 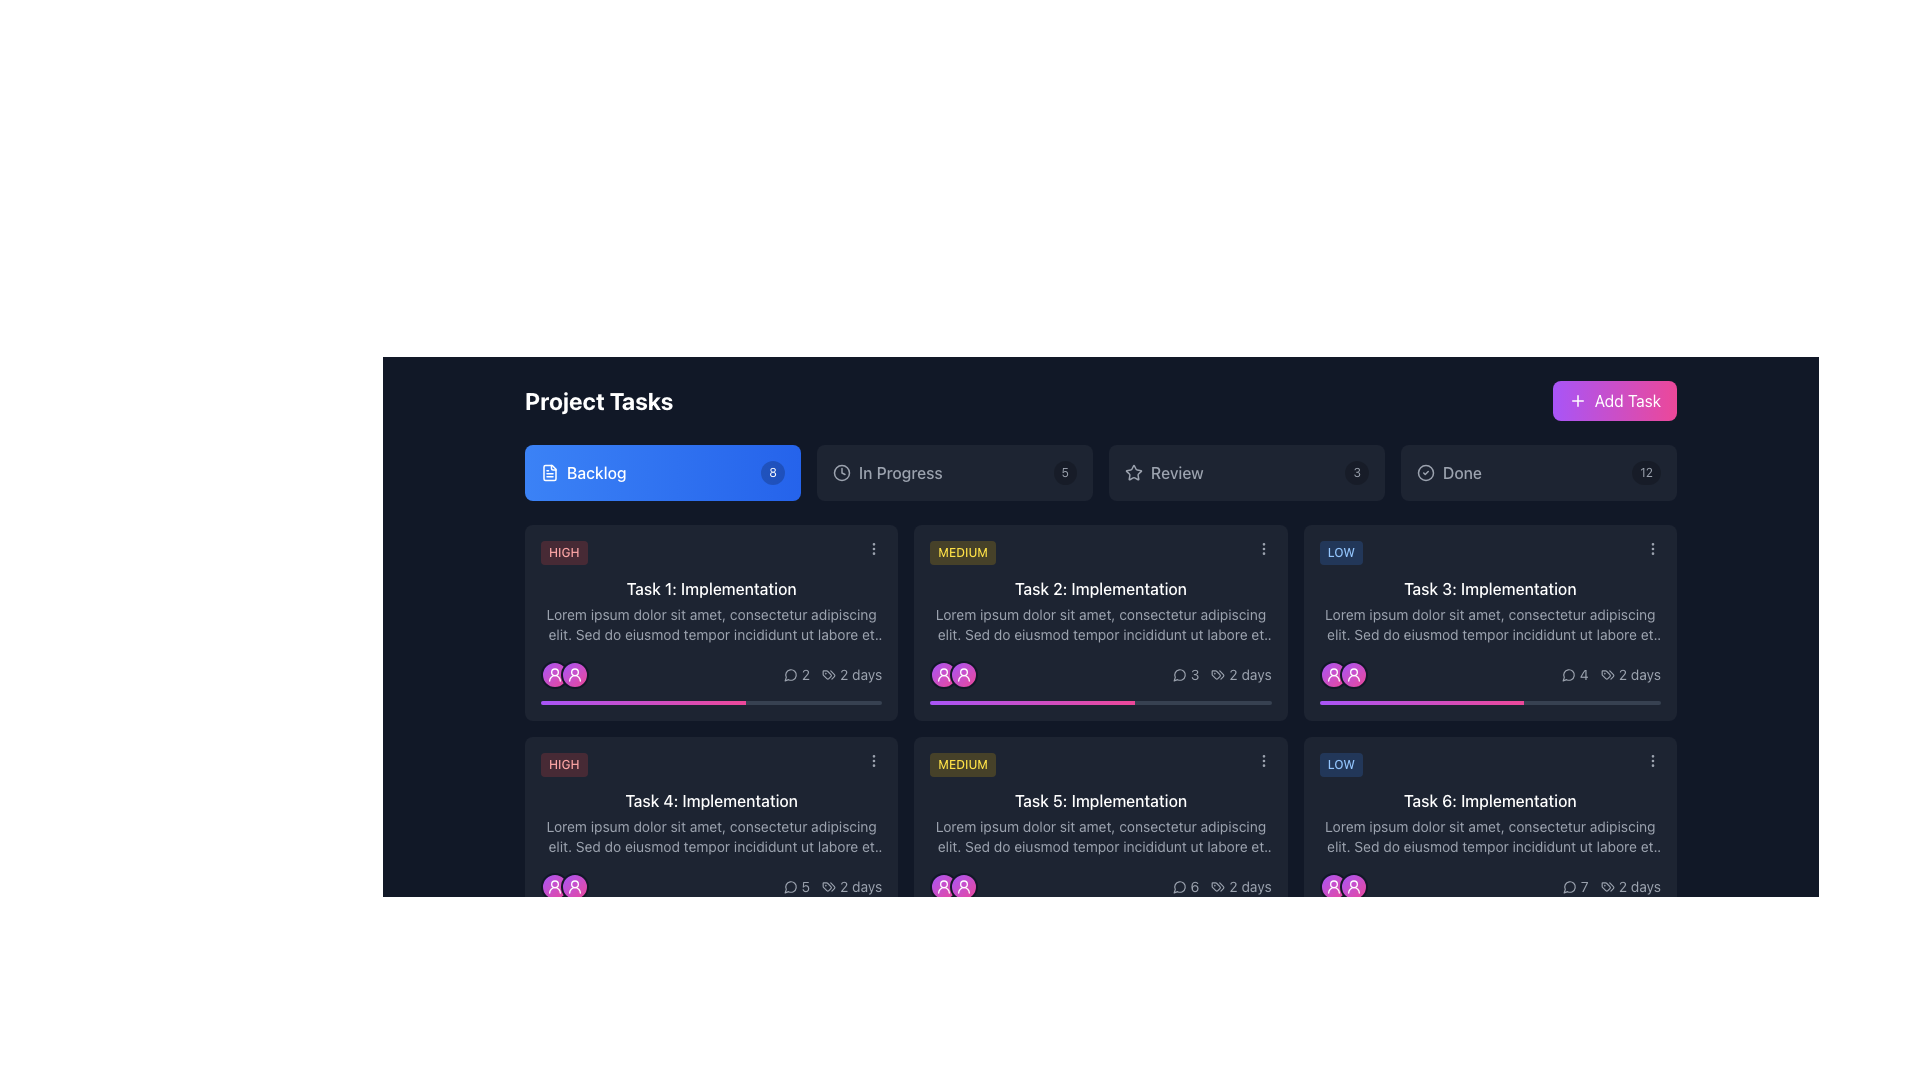 I want to click on text description related to the task titled 'Task 3: Implementation' located beneath the title in the card under the 'LOW' category in the 'Backlog' section, so click(x=1490, y=623).